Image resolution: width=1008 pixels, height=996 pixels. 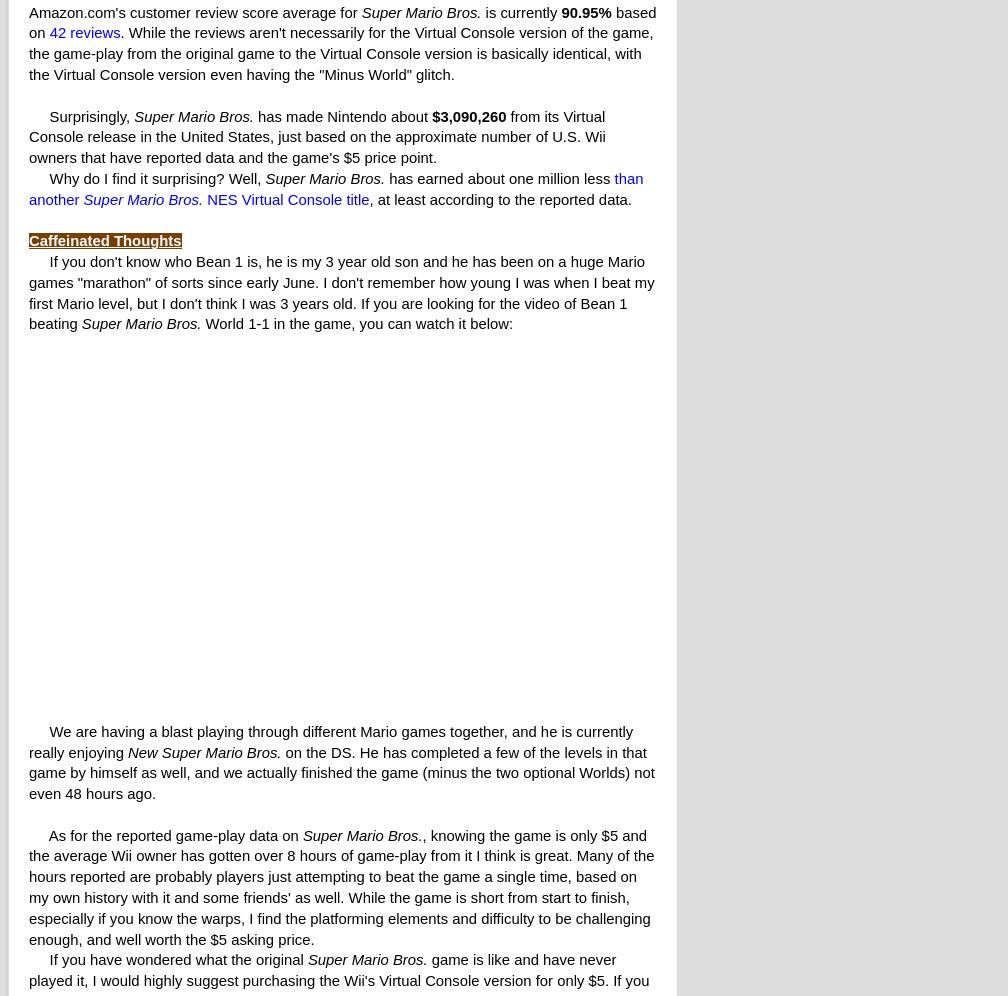 I want to click on 'If you have wondered what the original', so click(x=29, y=959).